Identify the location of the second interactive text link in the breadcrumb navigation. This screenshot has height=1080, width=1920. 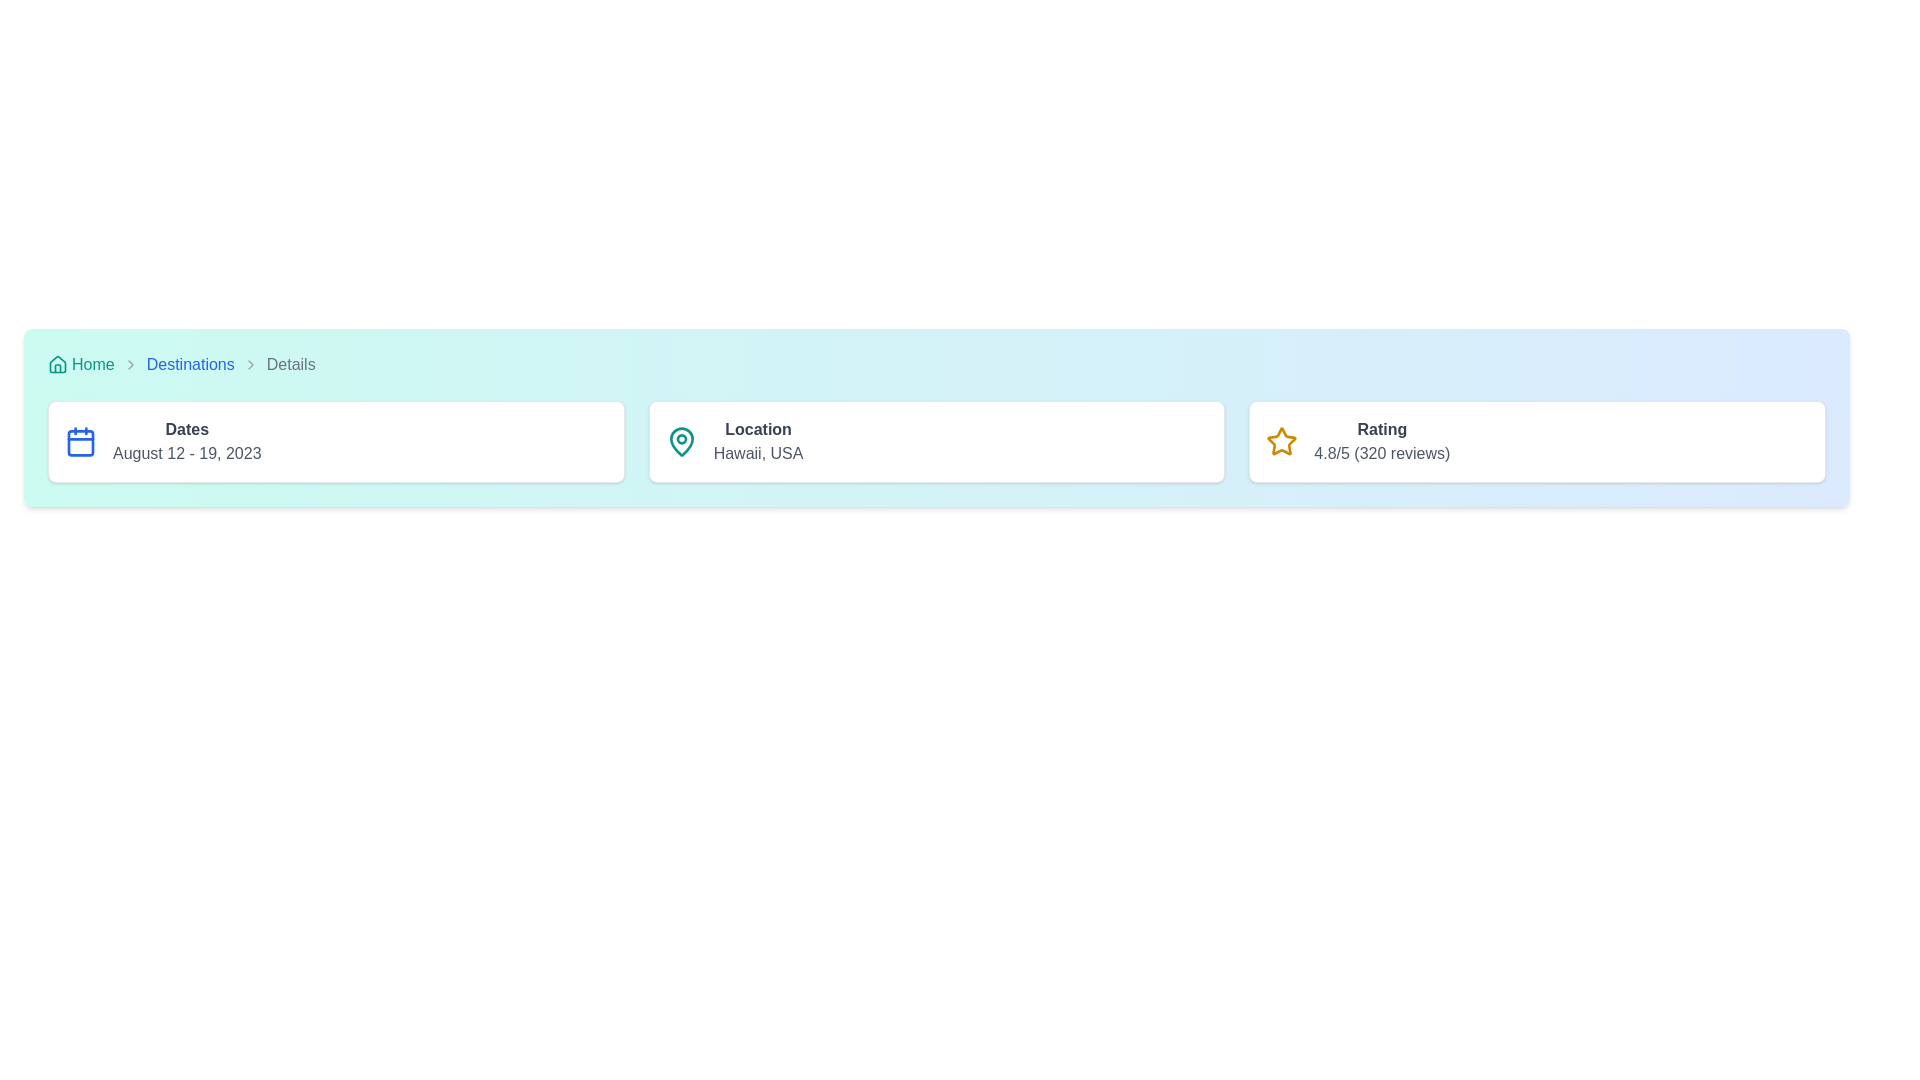
(190, 365).